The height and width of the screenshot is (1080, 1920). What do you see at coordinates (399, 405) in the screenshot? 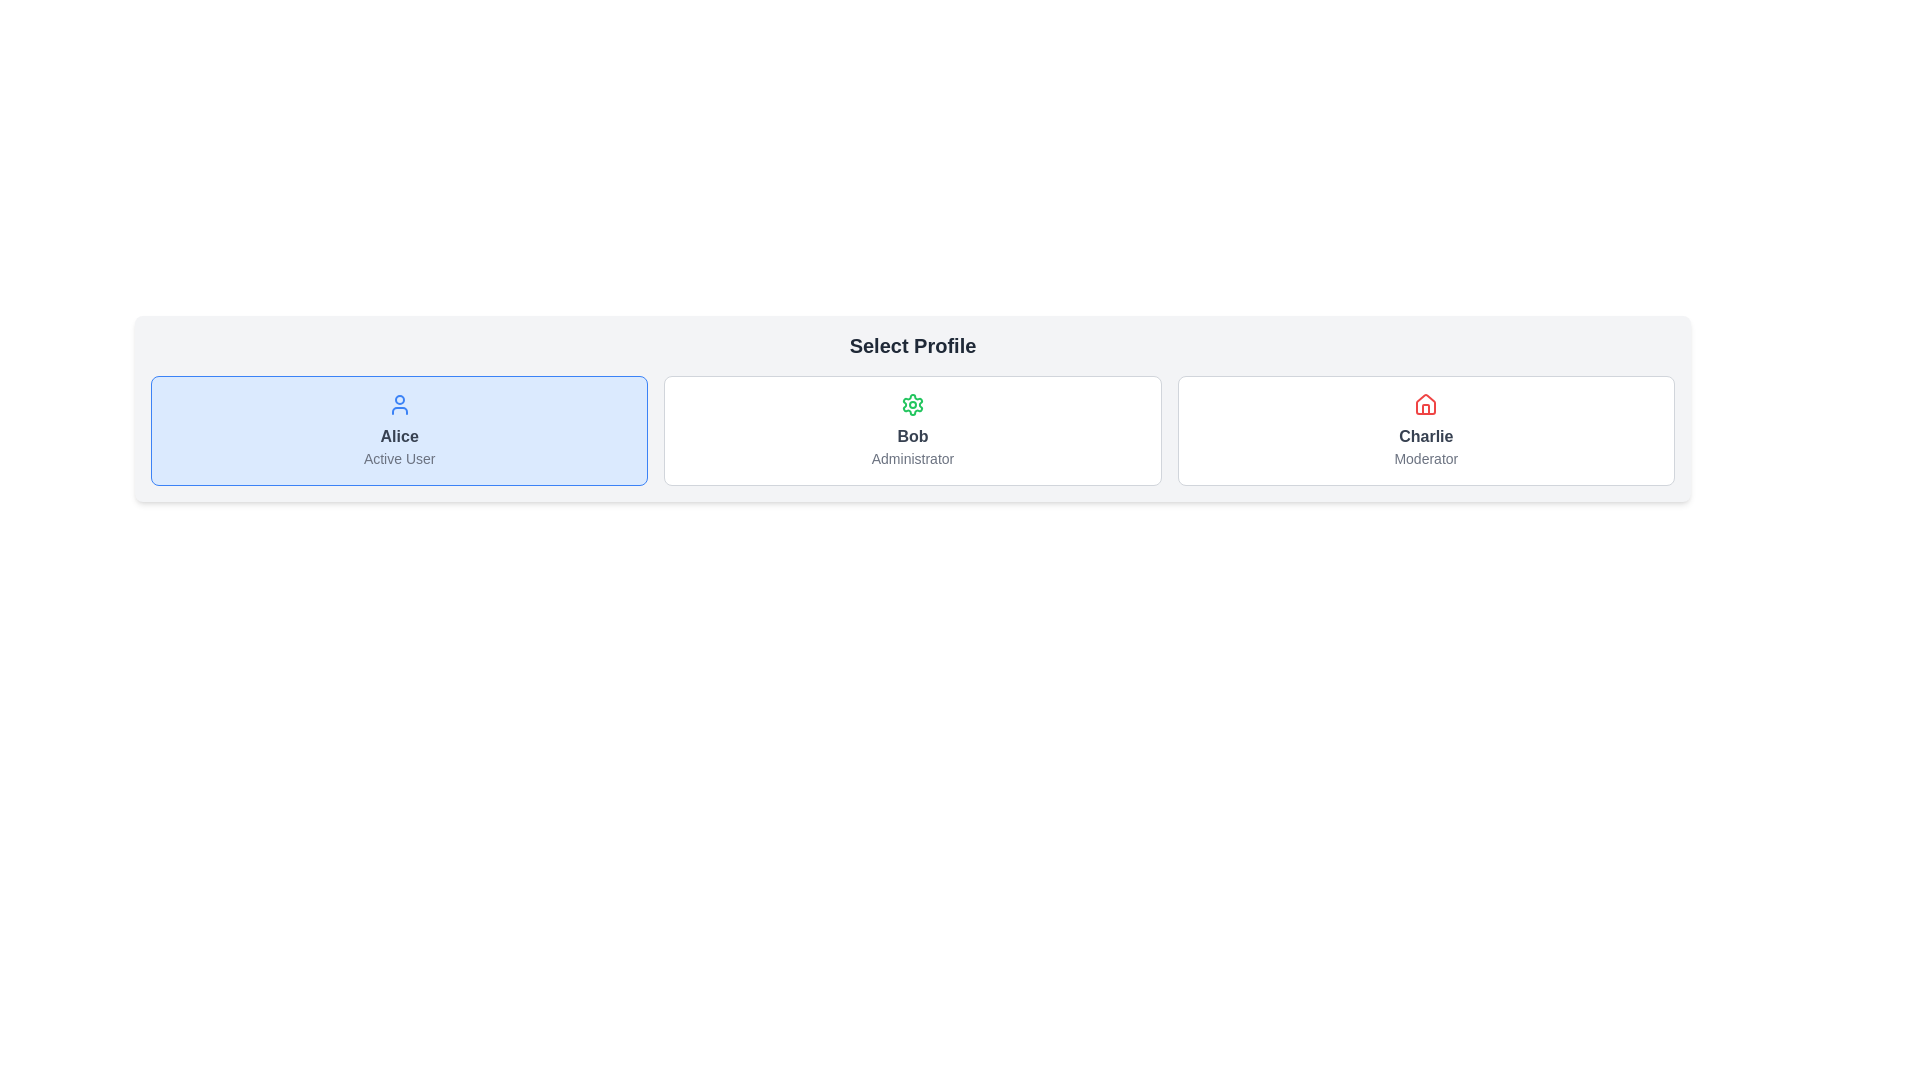
I see `the SVG icon representing a user or profile, styled in blue, located in the leftmost section of the profile cards above the labels 'Alice' and 'Active User'` at bounding box center [399, 405].